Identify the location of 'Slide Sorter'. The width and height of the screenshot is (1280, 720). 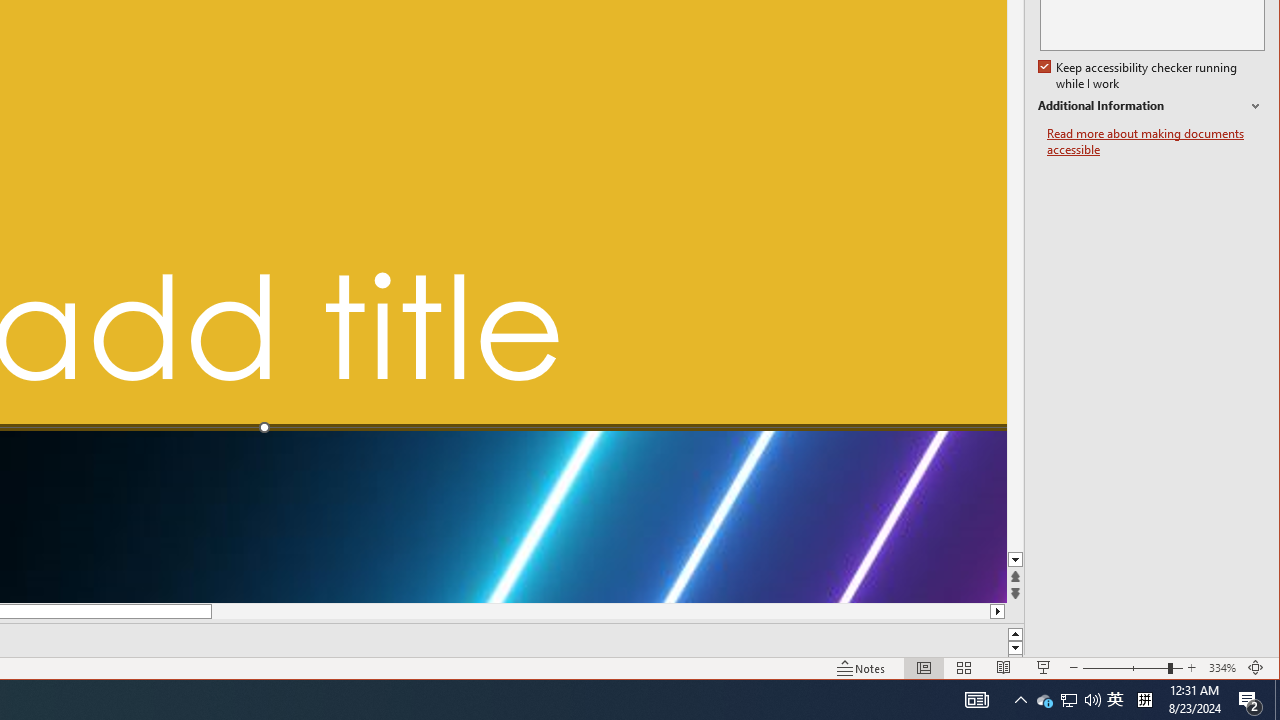
(964, 668).